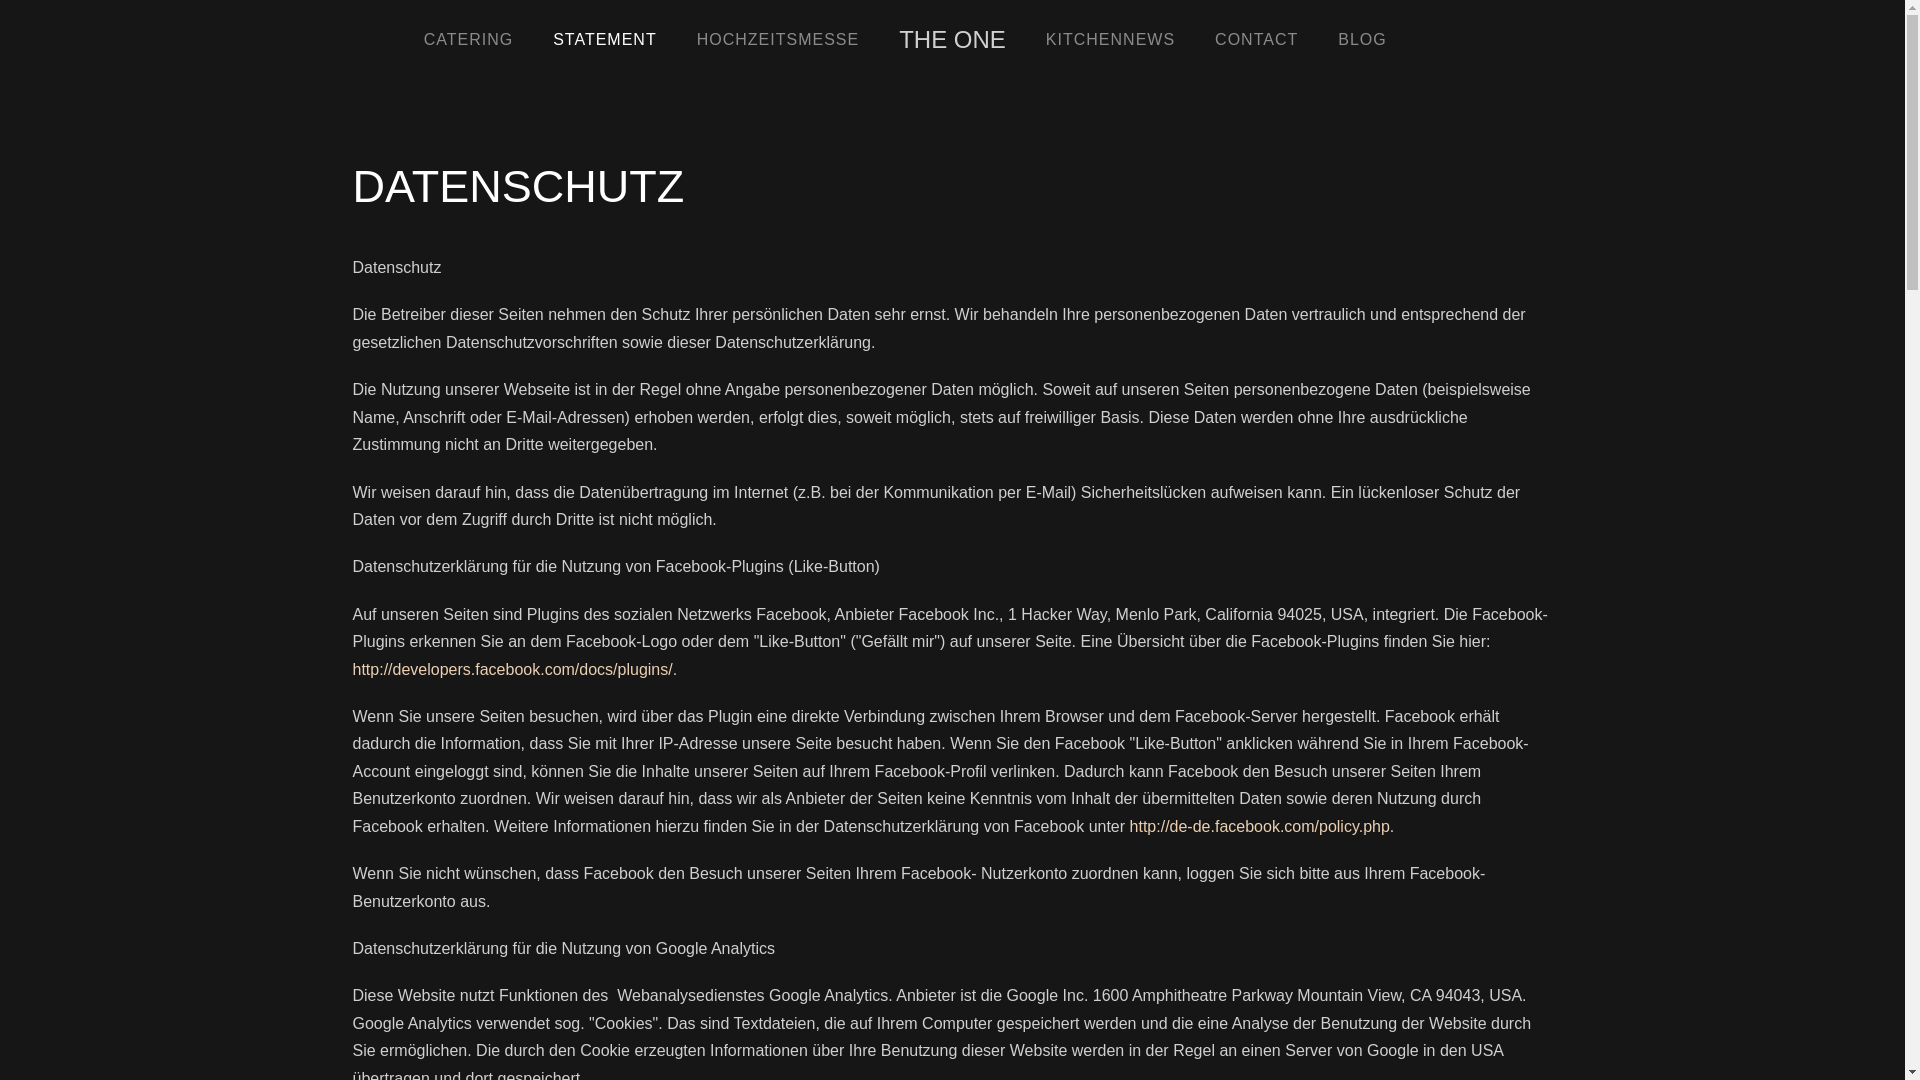 This screenshot has width=1920, height=1080. Describe the element at coordinates (1109, 39) in the screenshot. I see `'KITCHENNEWS'` at that location.